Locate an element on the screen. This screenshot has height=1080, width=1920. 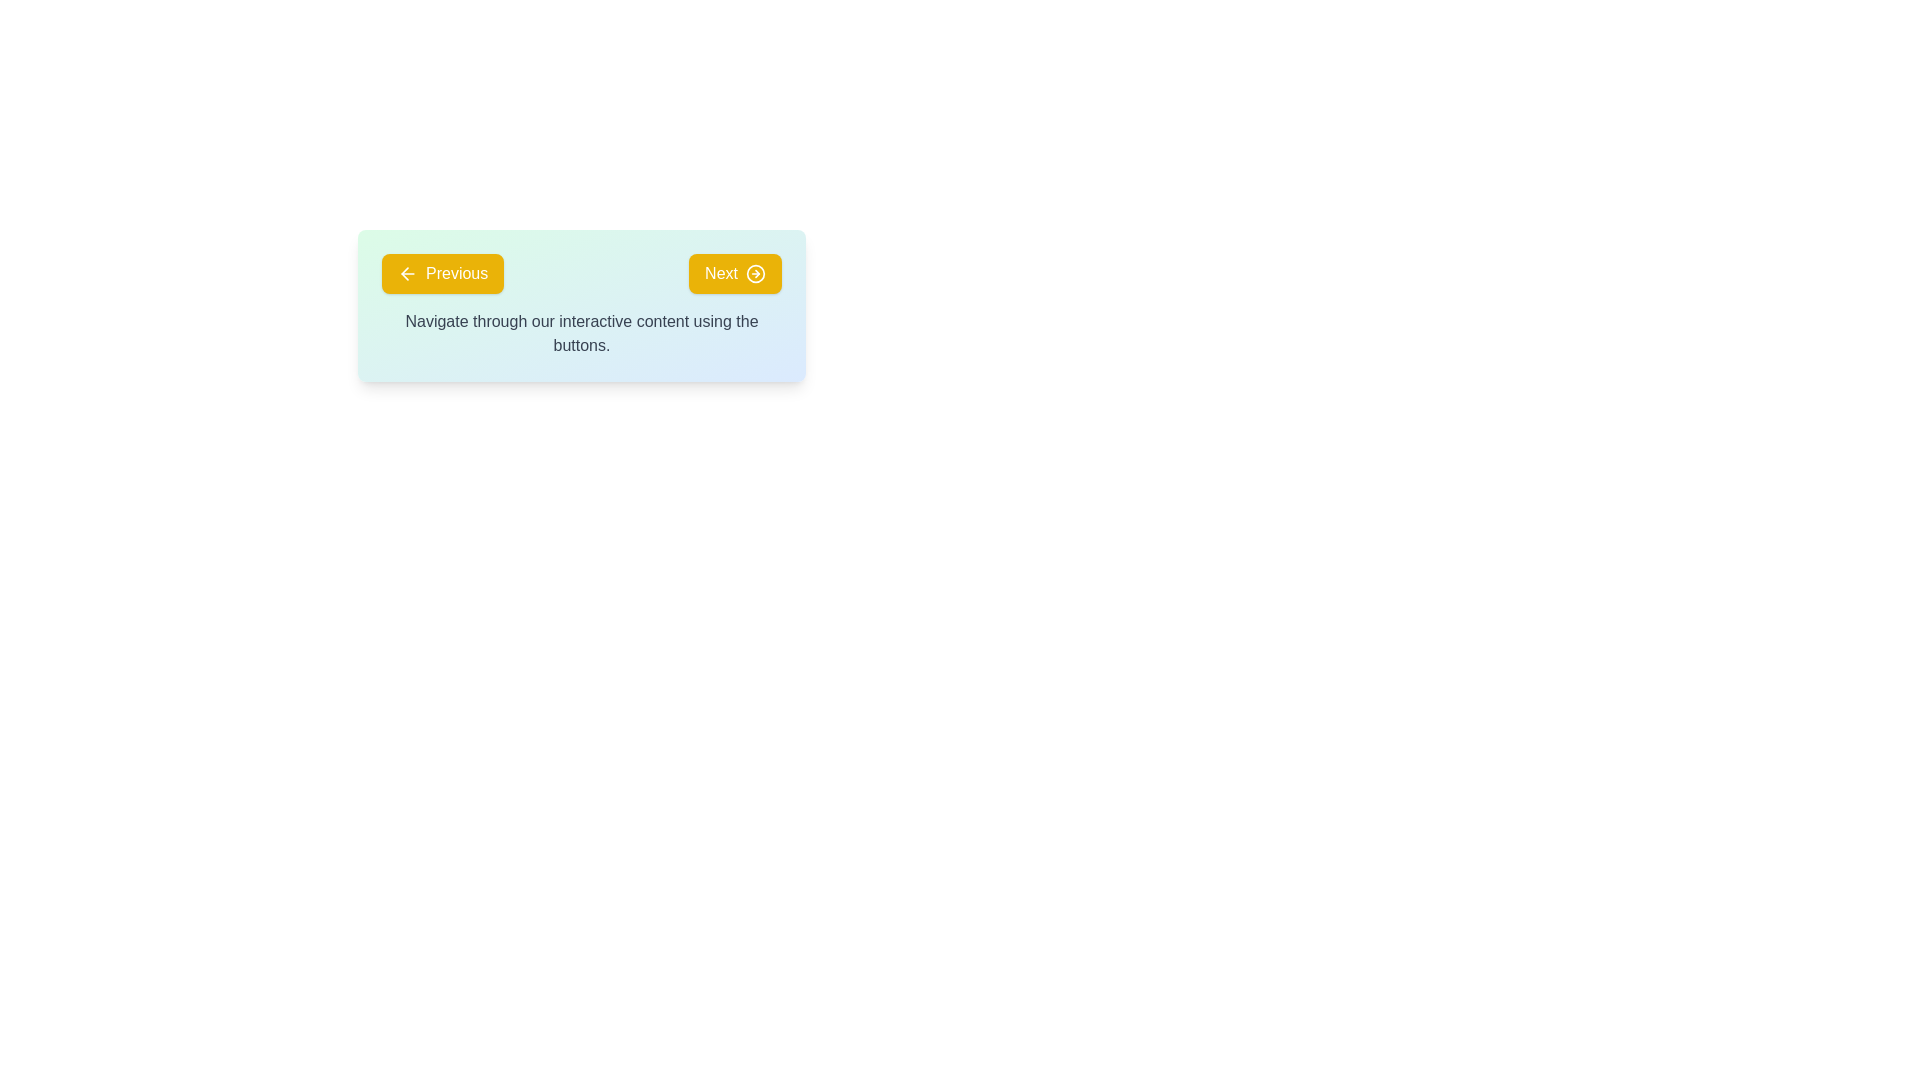
the leftward-pointing chevron arrow icon within the 'Previous' button, which is styled in minimalistic line-art and blends with the yellow background is located at coordinates (407, 273).